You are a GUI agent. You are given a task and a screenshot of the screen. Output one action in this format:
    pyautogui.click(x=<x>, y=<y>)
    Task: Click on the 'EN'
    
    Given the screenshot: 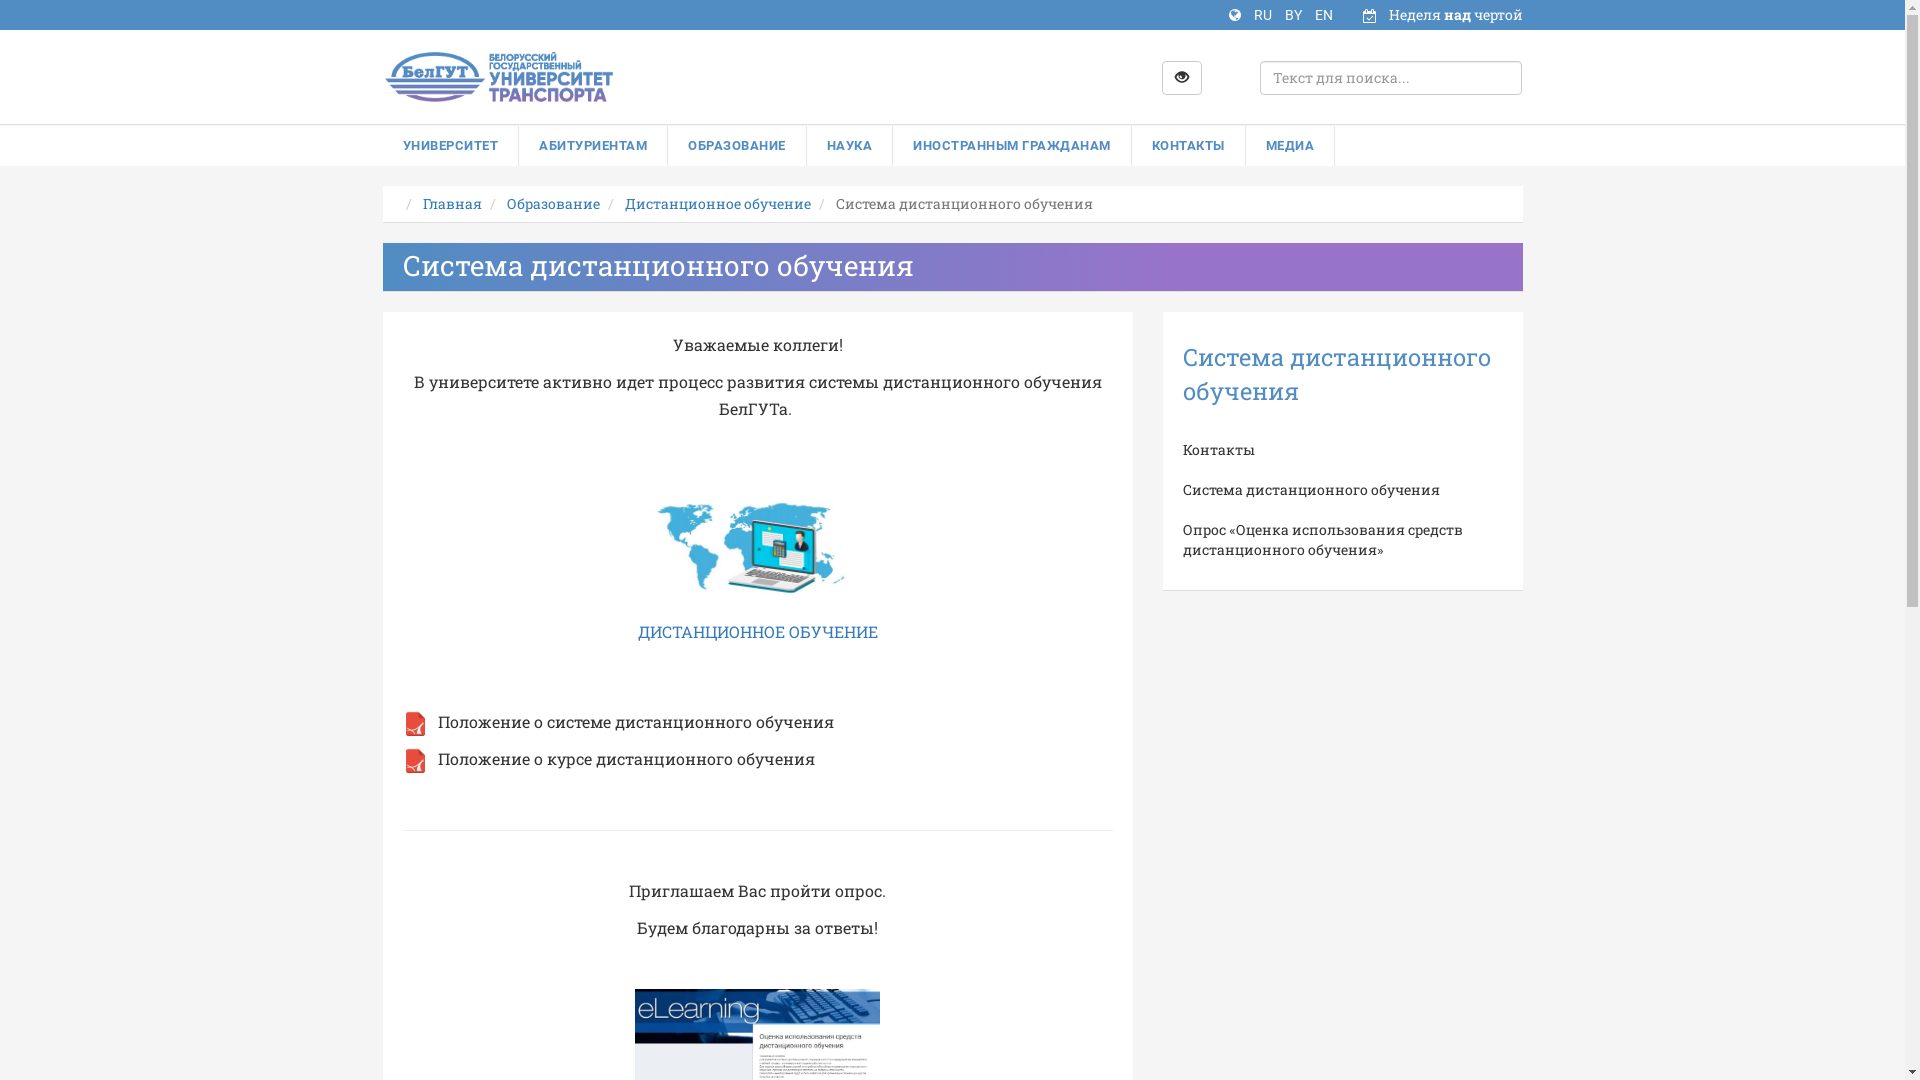 What is the action you would take?
    pyautogui.click(x=1323, y=15)
    